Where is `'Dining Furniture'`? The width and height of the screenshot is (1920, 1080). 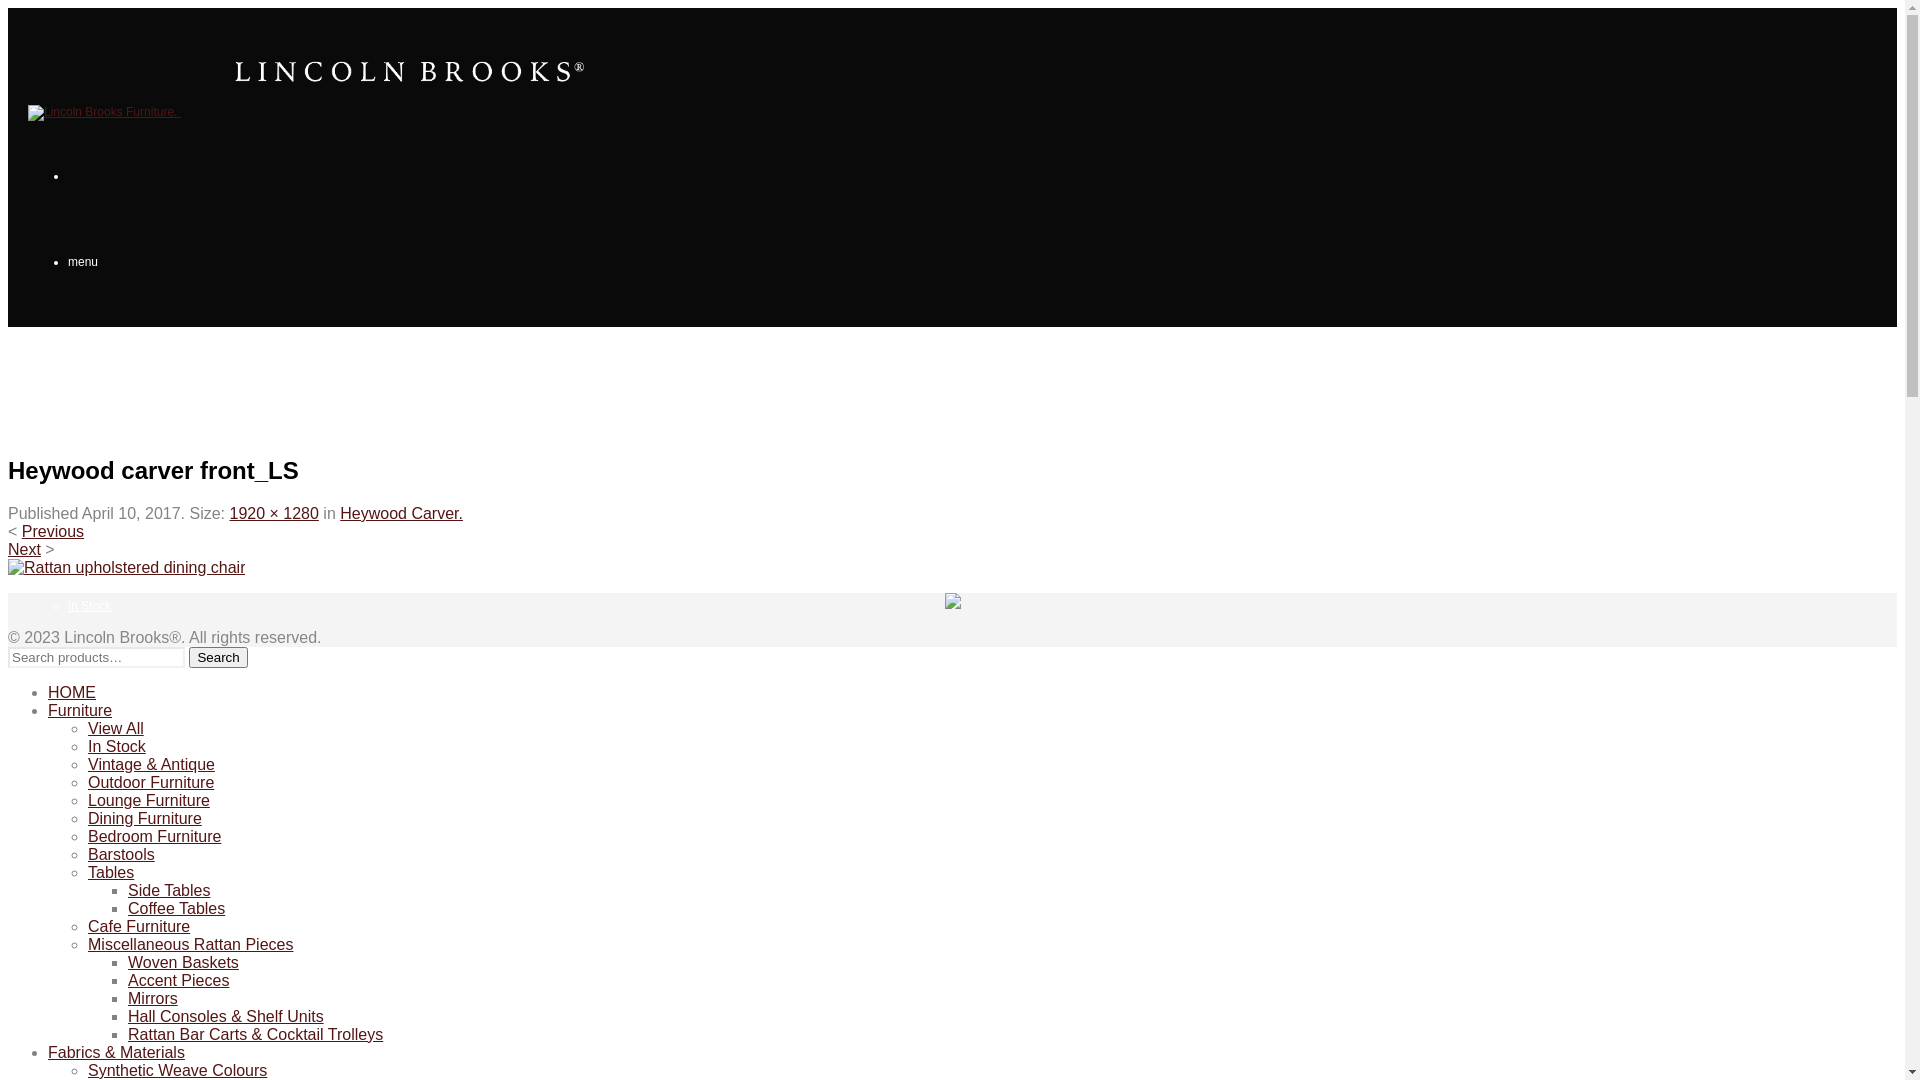 'Dining Furniture' is located at coordinates (109, 948).